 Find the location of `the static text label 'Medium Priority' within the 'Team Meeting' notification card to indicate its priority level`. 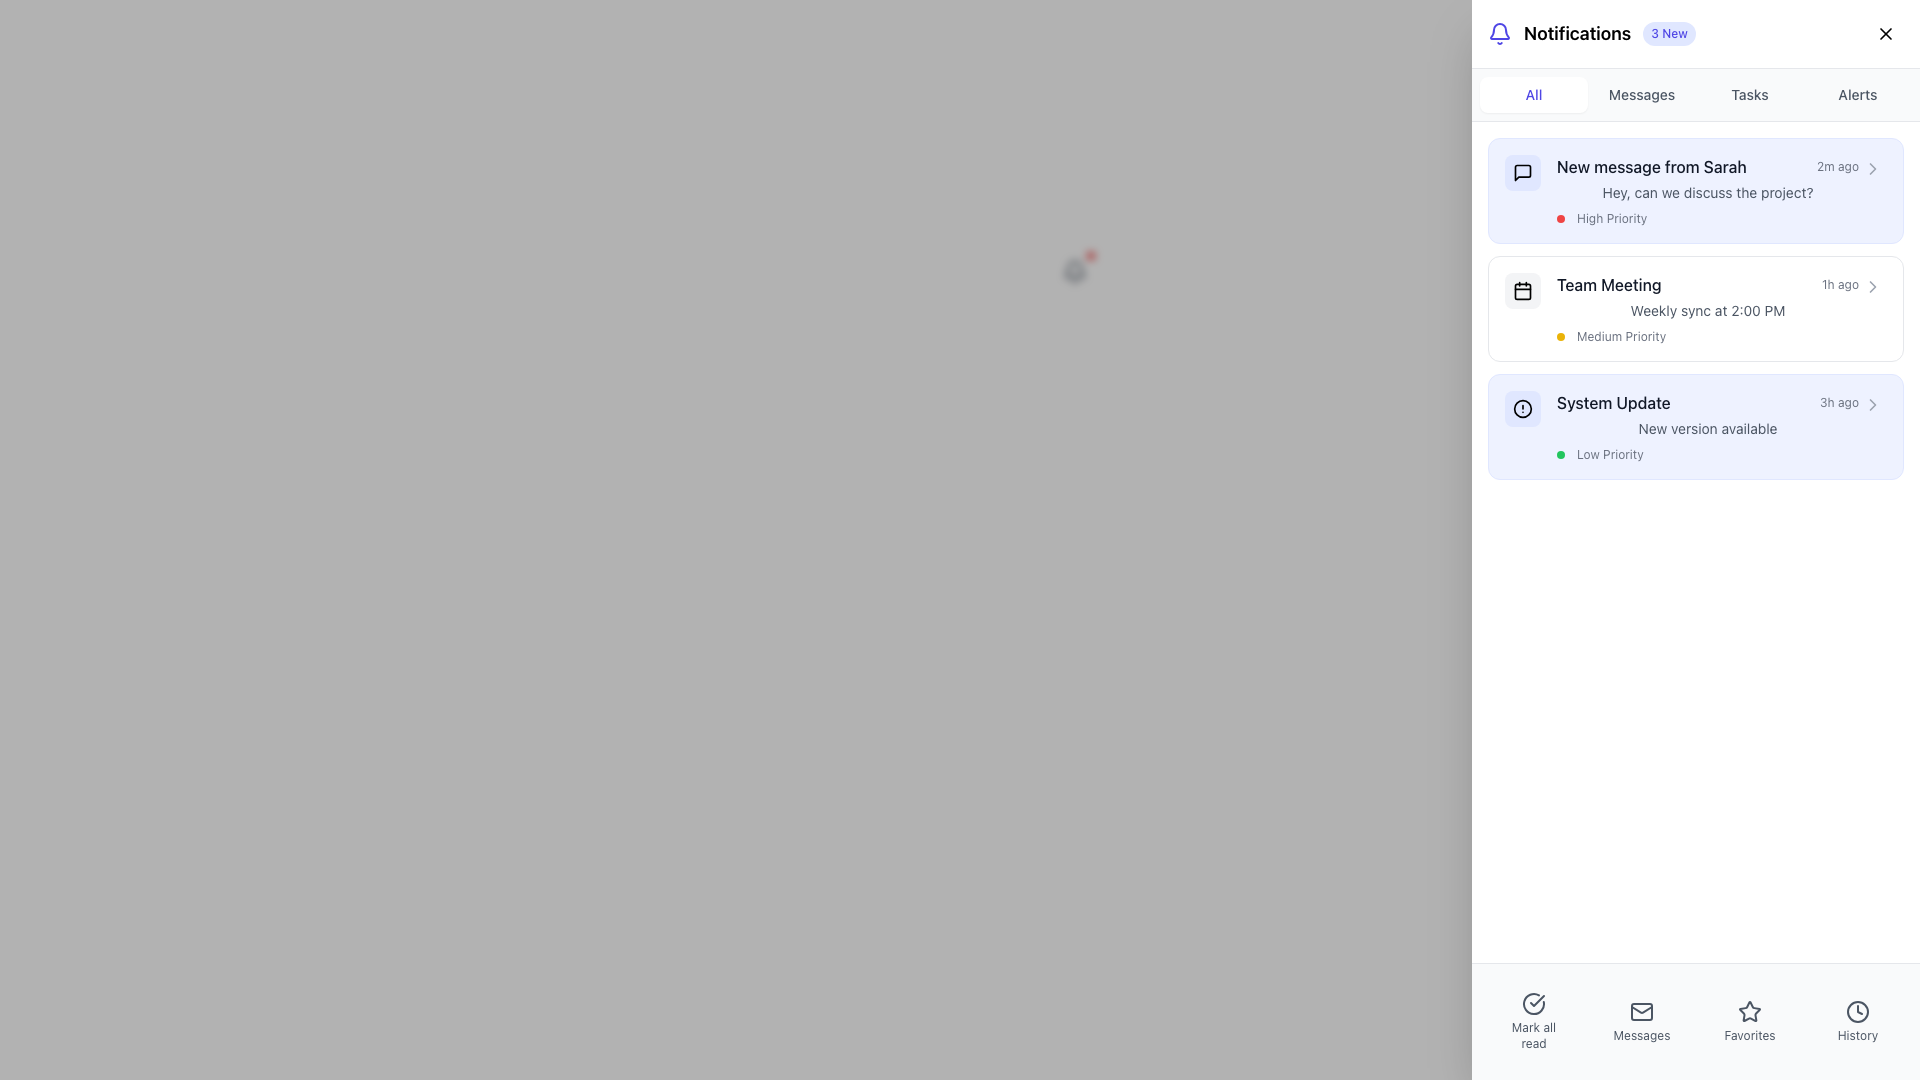

the static text label 'Medium Priority' within the 'Team Meeting' notification card to indicate its priority level is located at coordinates (1621, 335).